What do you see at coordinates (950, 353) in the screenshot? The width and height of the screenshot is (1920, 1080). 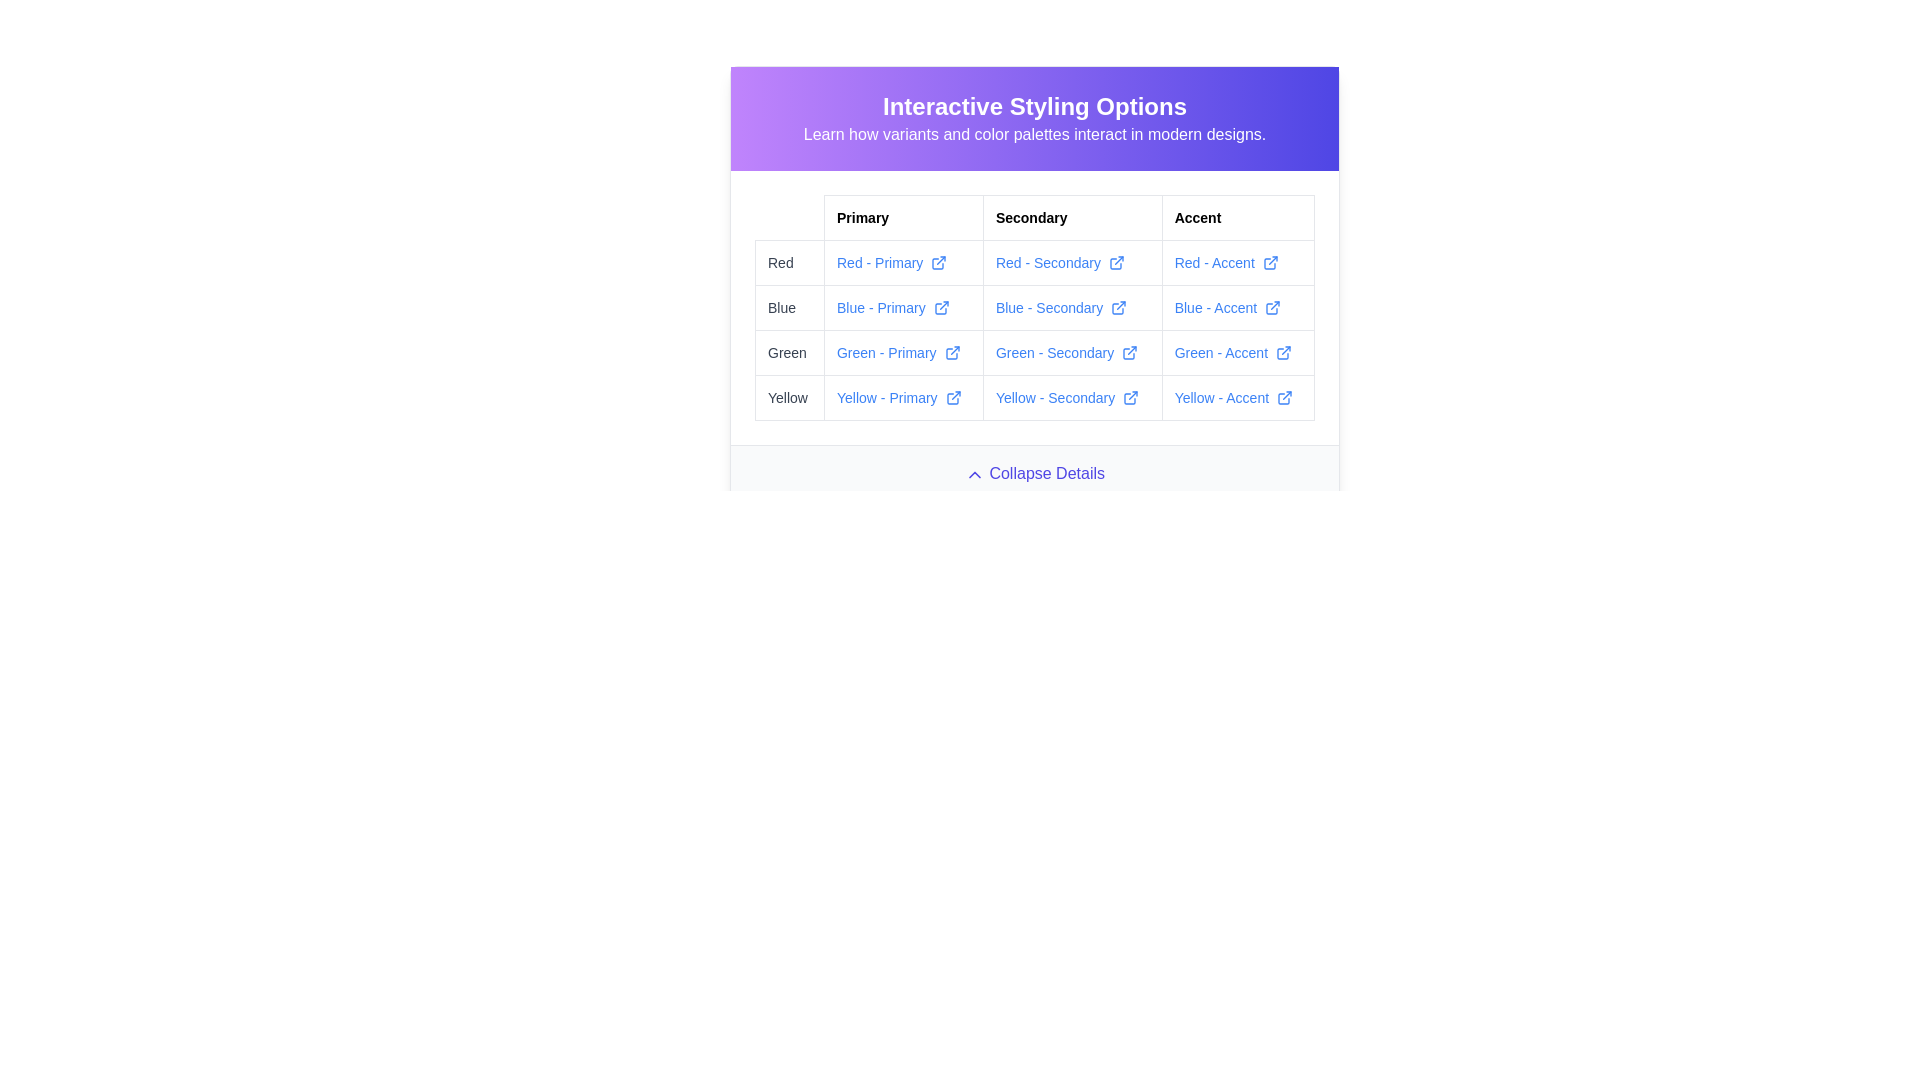 I see `the external link icon located in the 'Green - Primary' cell of the 4x4 grid under 'Interactive Styling Options'` at bounding box center [950, 353].